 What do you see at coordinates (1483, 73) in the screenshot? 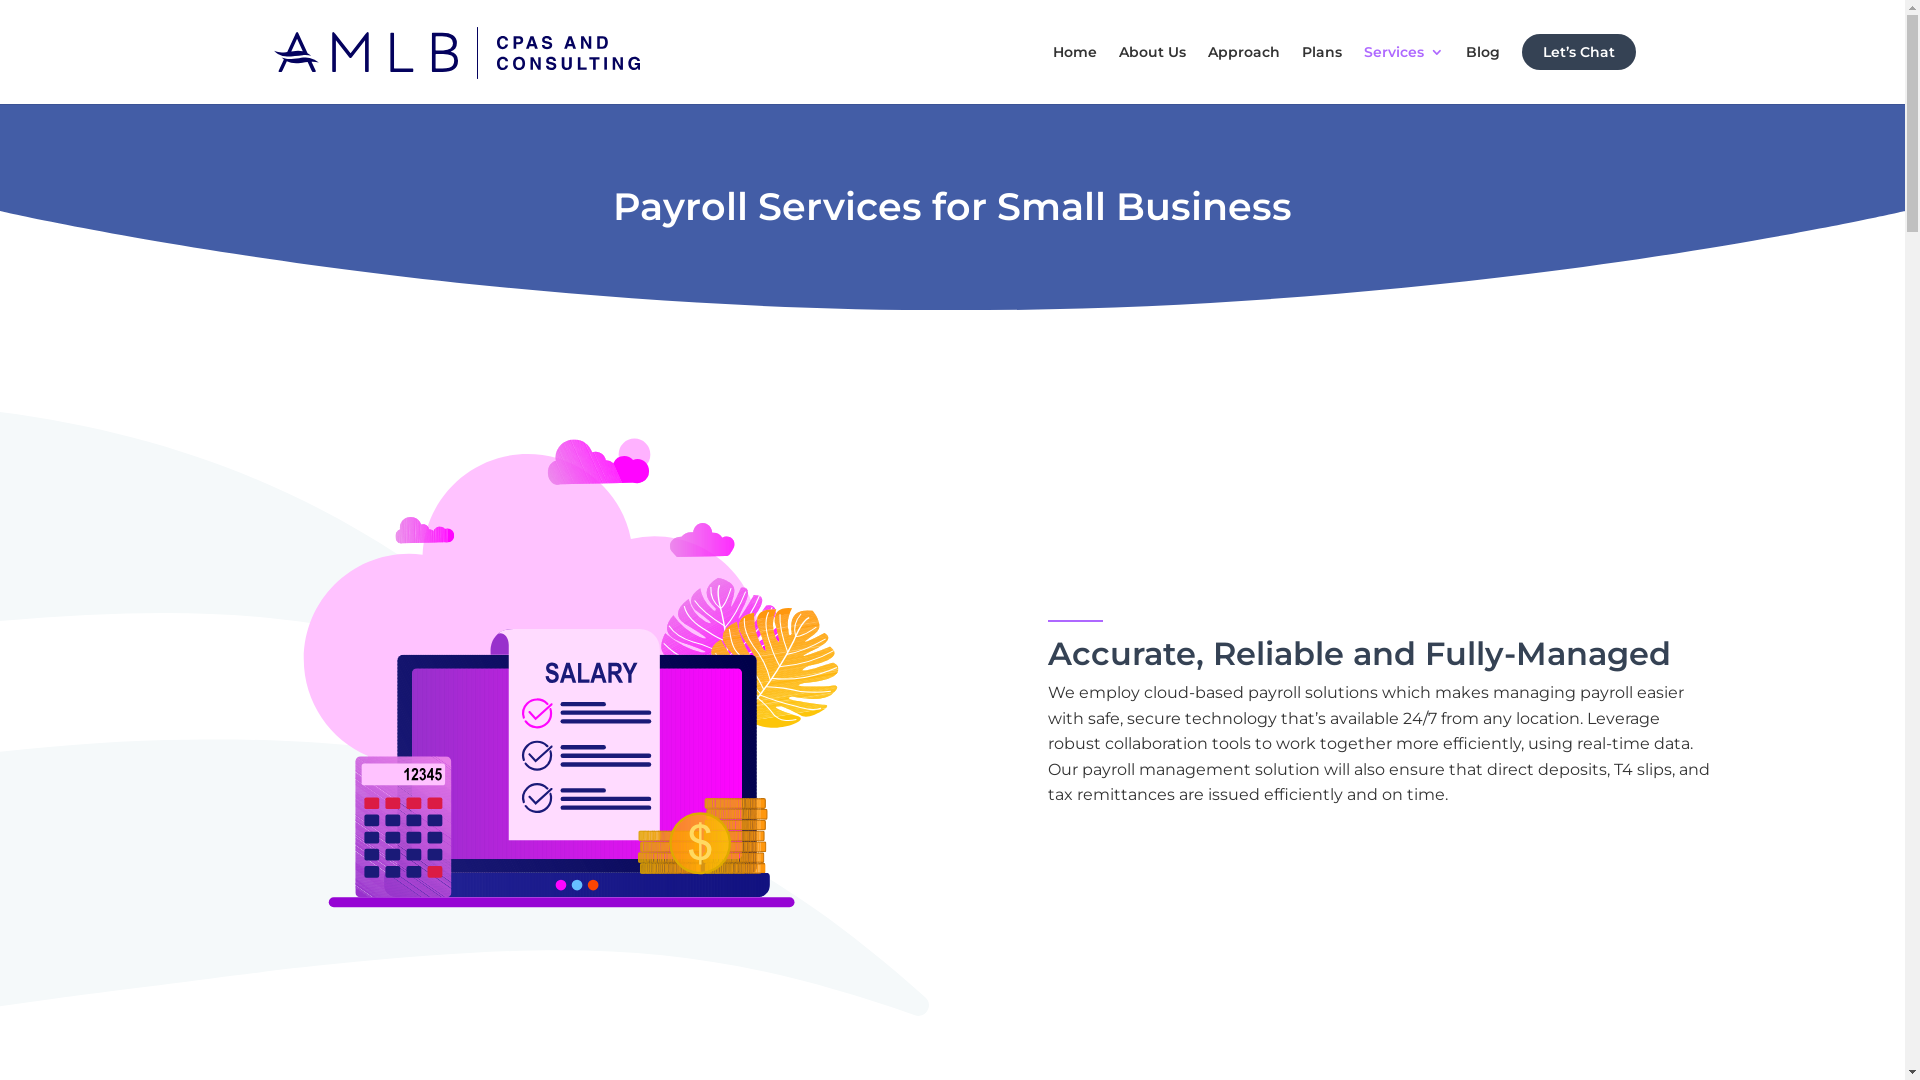
I see `'Blog'` at bounding box center [1483, 73].